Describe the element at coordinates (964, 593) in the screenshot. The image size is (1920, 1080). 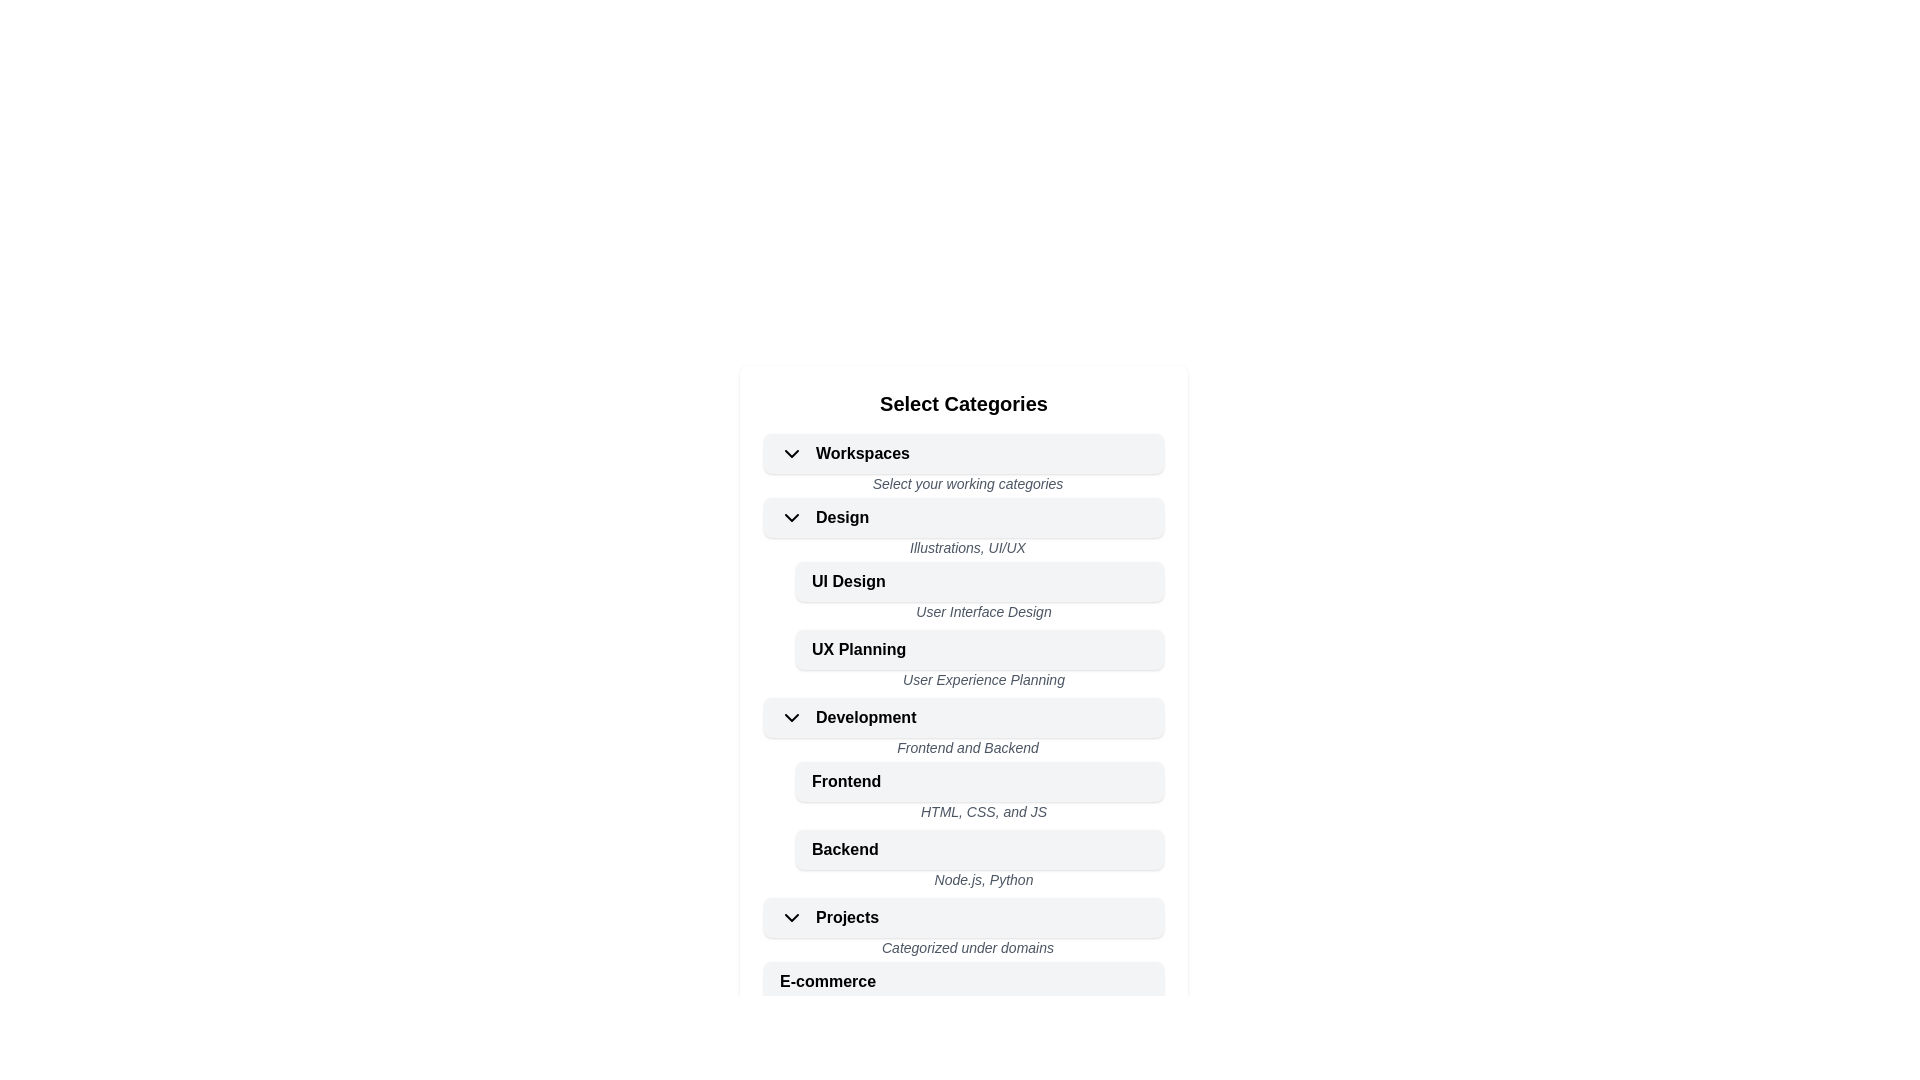
I see `to select the 'UI Design' category, which is a selectable item in the 'Design' section of the category list, featuring a bold title and italic description` at that location.